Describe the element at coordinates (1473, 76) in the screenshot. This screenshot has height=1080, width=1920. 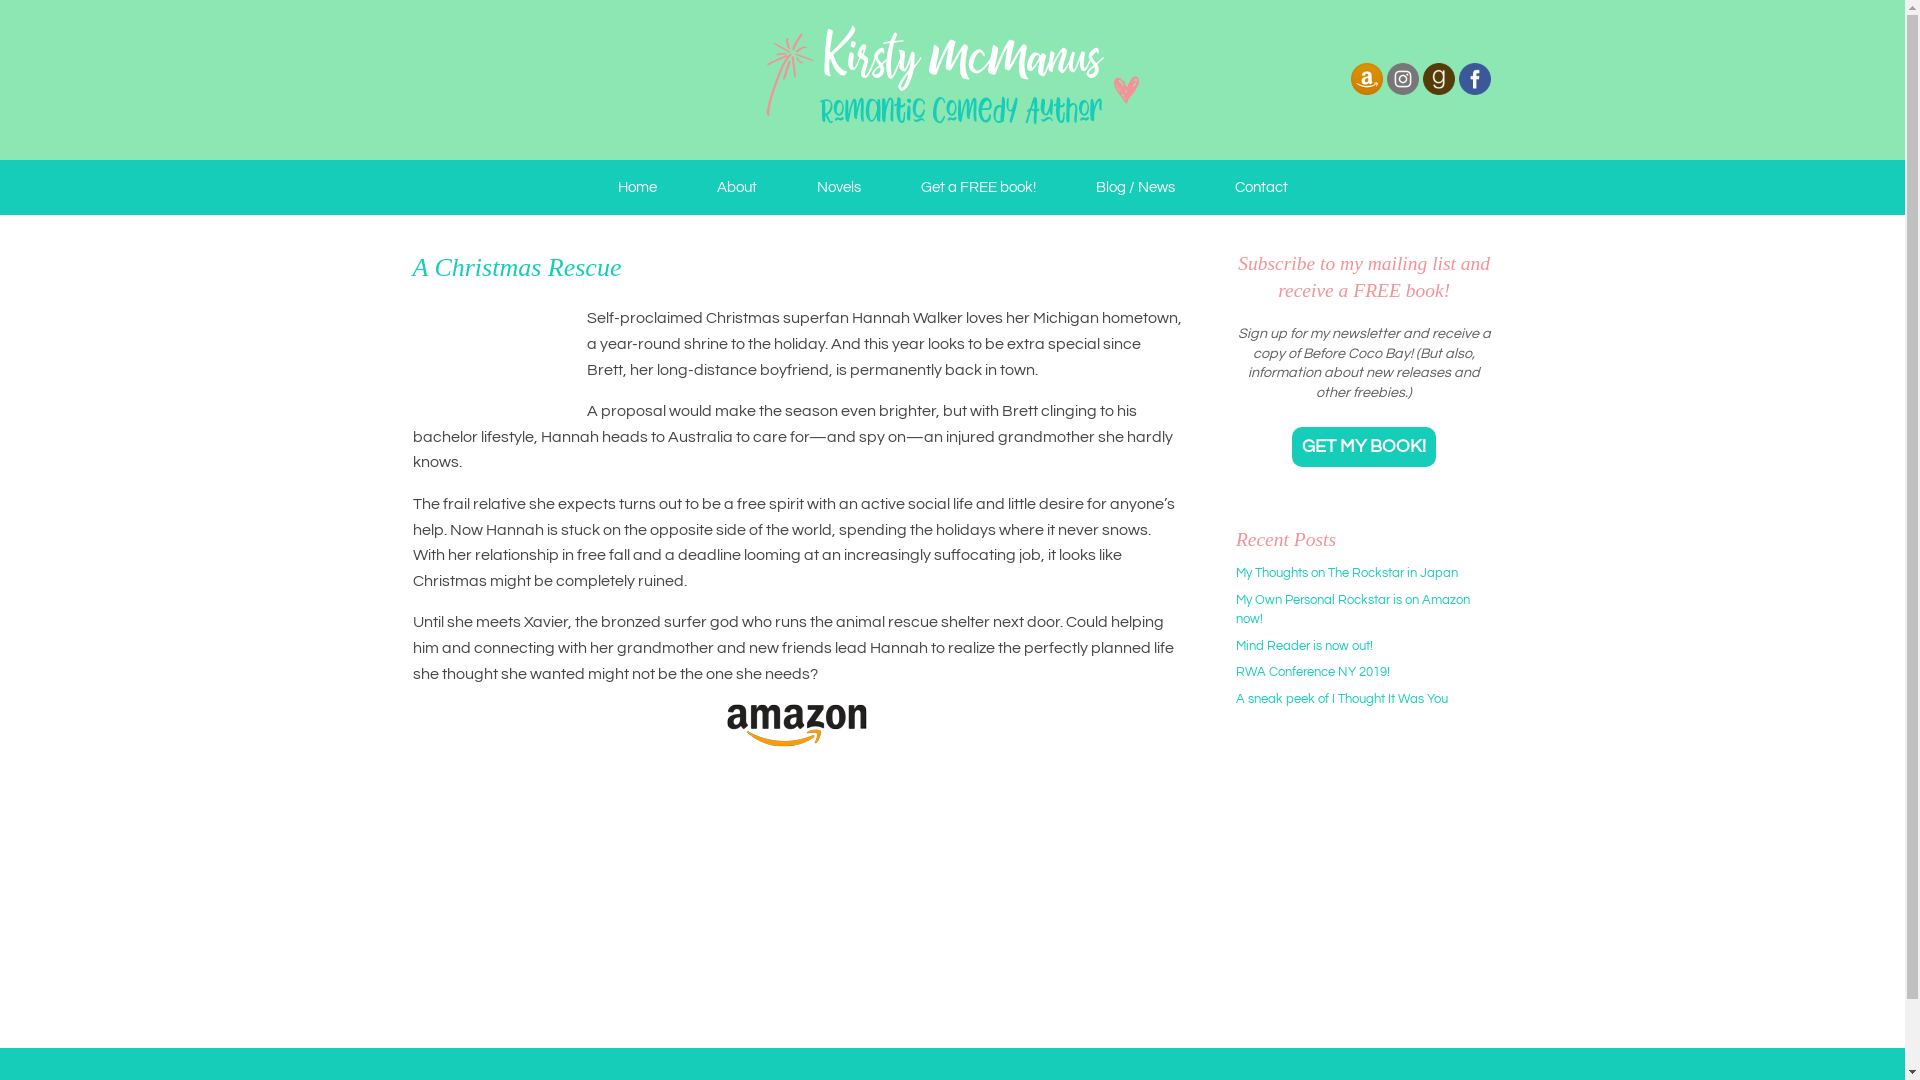
I see `'Facebook'` at that location.